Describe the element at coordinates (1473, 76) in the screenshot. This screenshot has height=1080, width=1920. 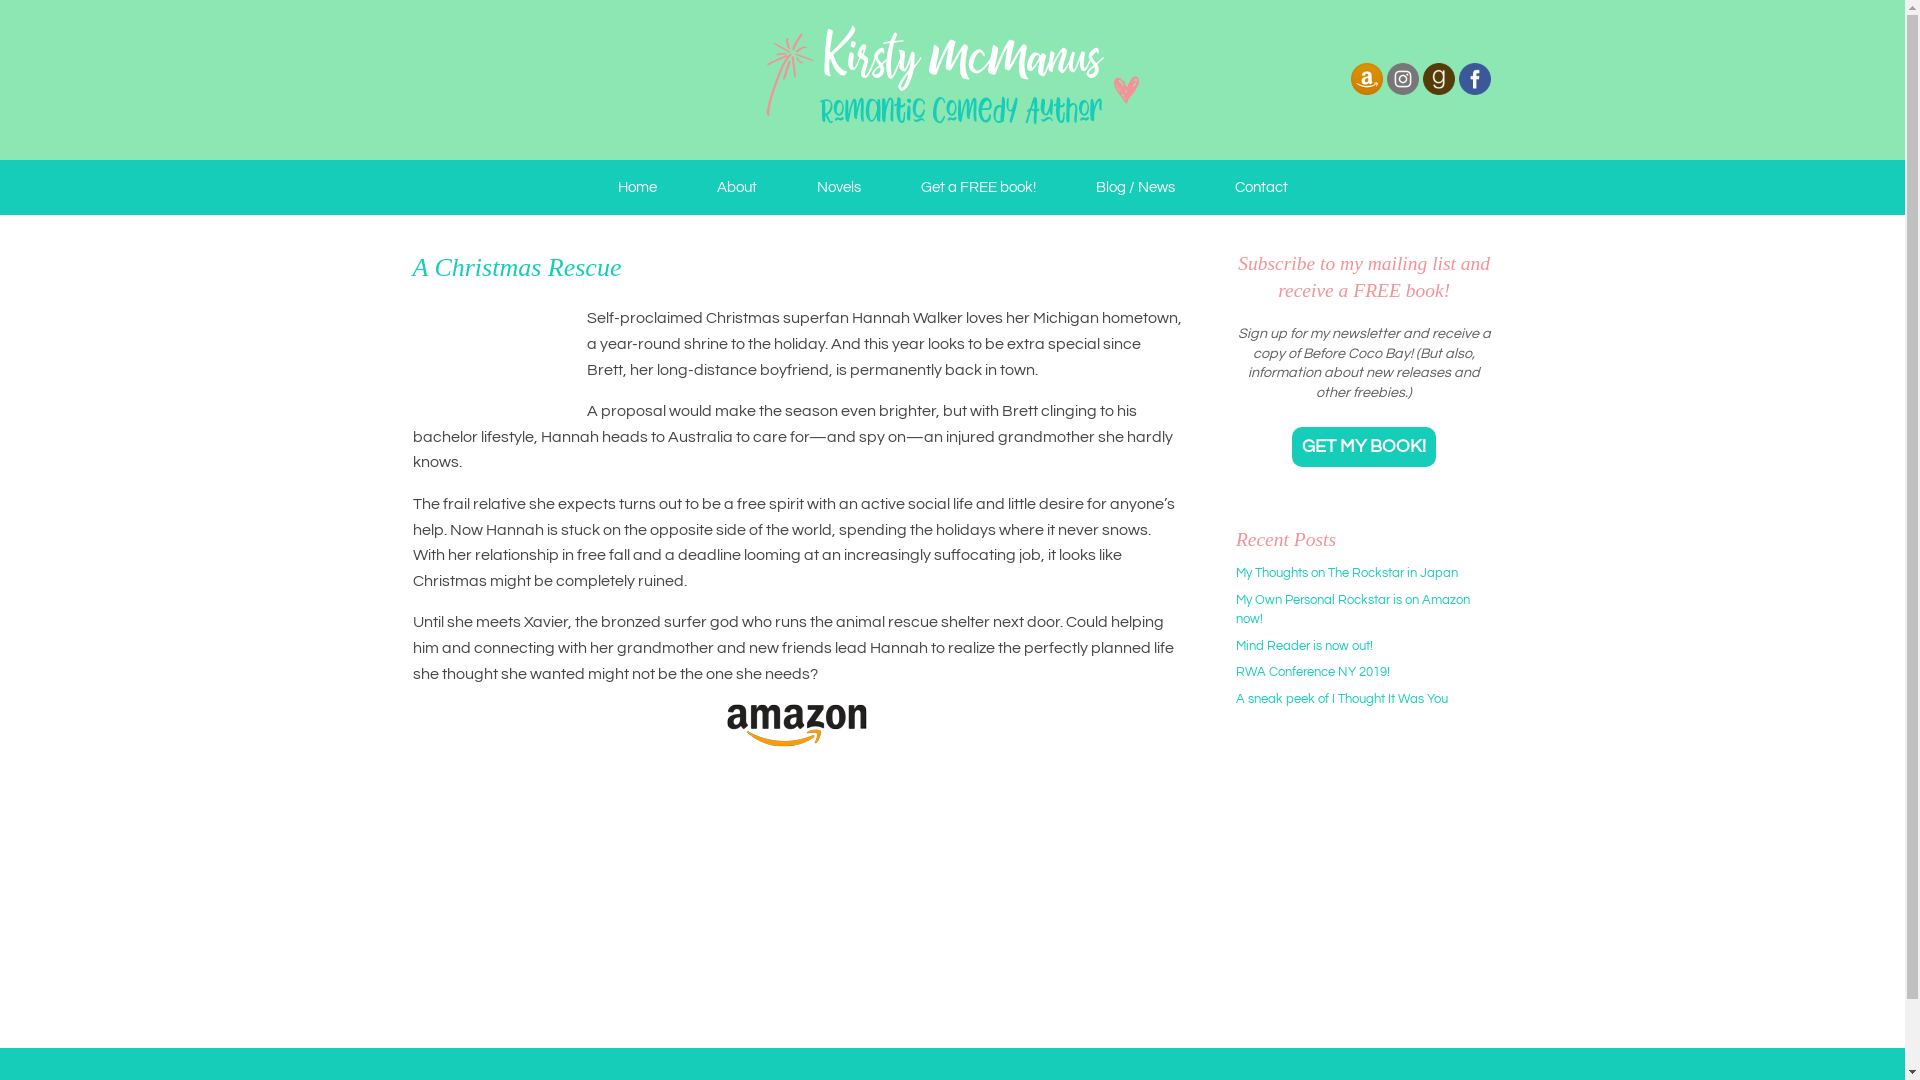
I see `'Facebook'` at that location.